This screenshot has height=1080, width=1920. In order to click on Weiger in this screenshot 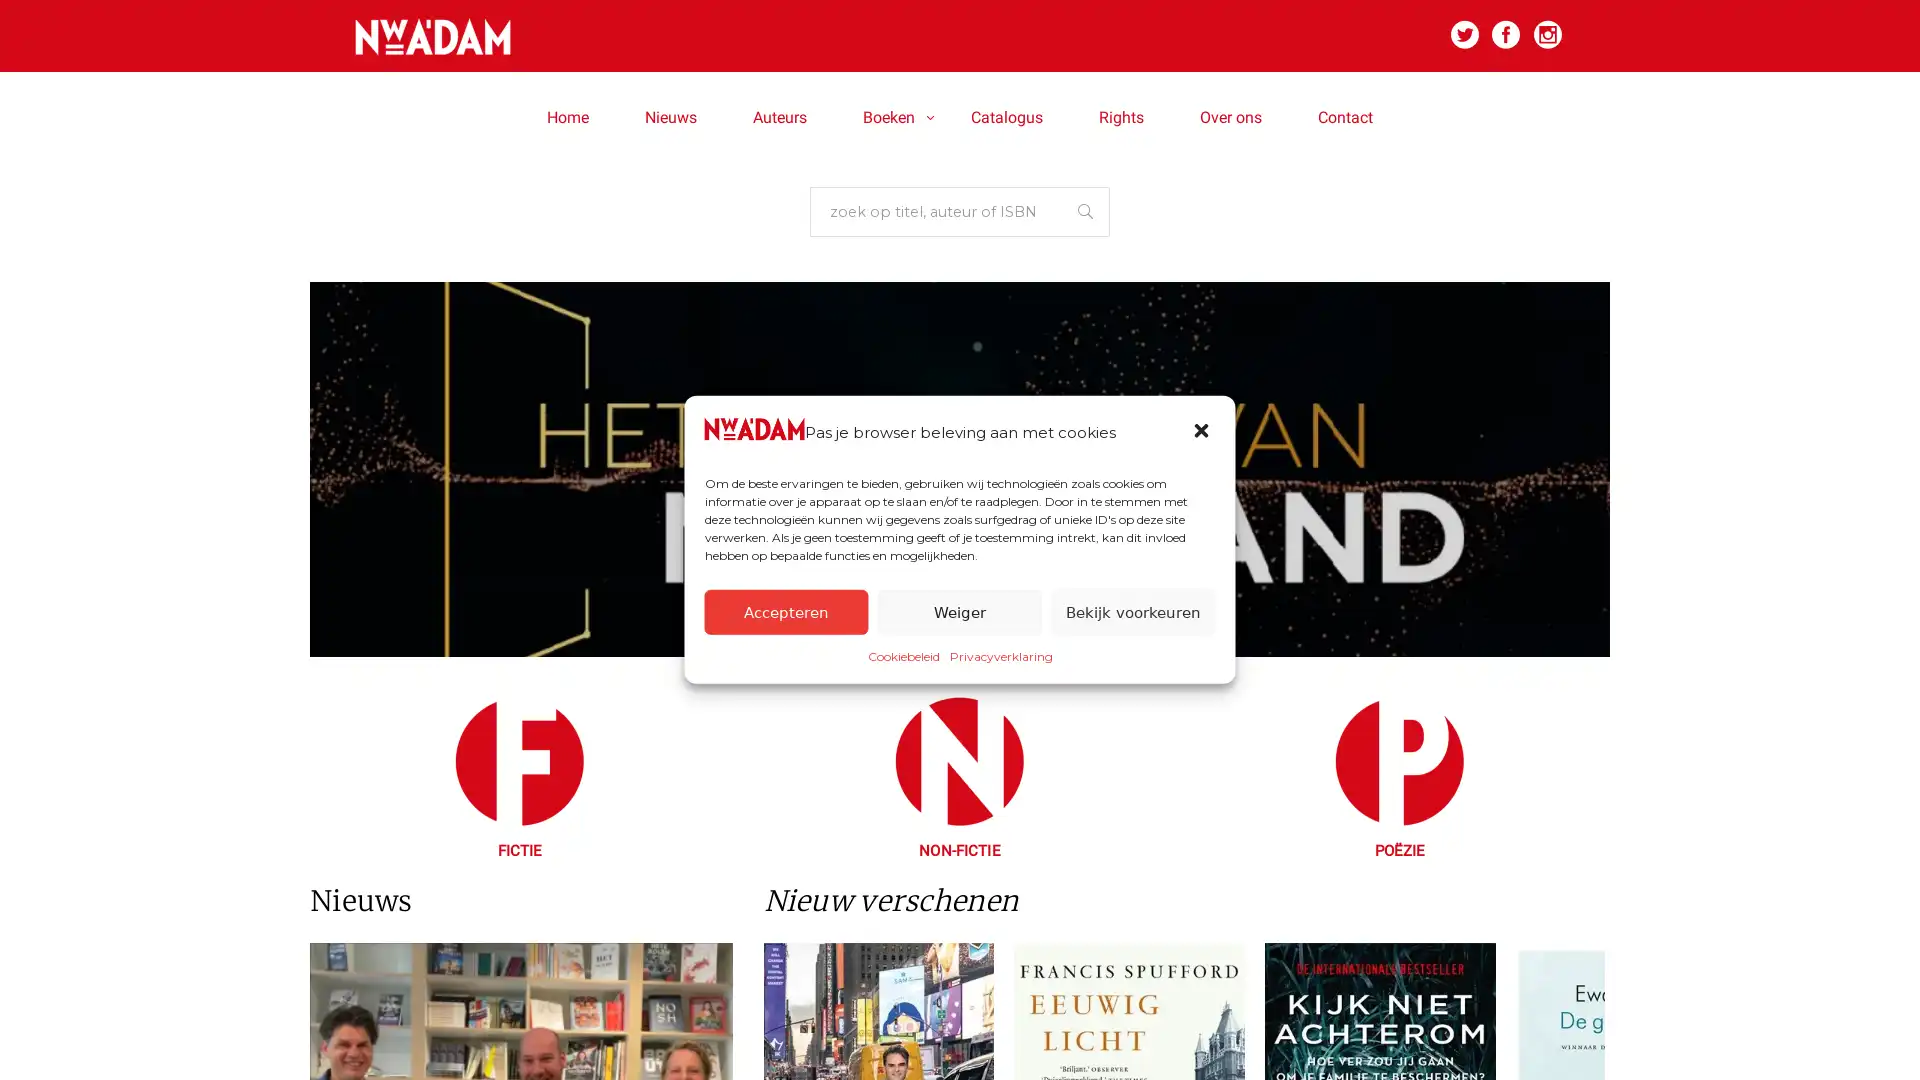, I will do `click(958, 611)`.